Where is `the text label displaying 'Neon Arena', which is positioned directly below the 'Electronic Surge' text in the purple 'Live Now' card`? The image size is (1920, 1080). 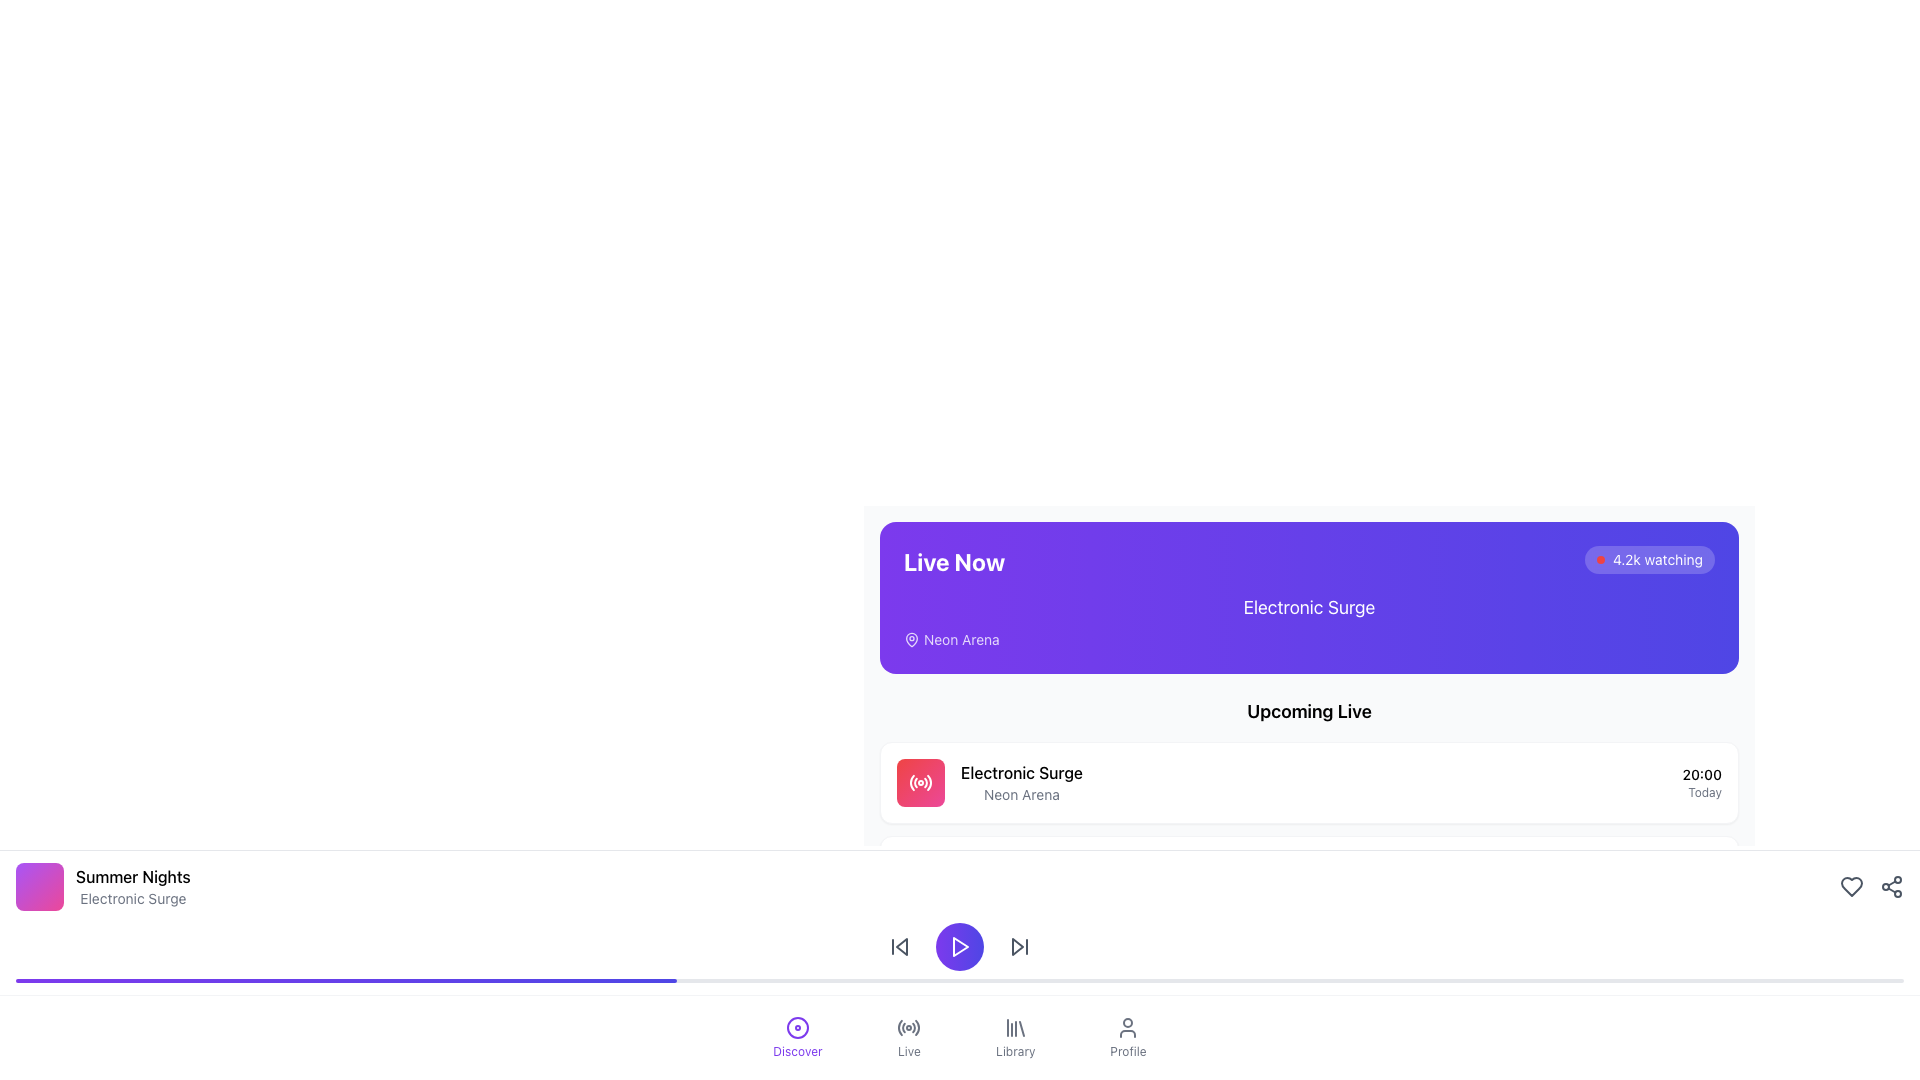
the text label displaying 'Neon Arena', which is positioned directly below the 'Electronic Surge' text in the purple 'Live Now' card is located at coordinates (1022, 793).